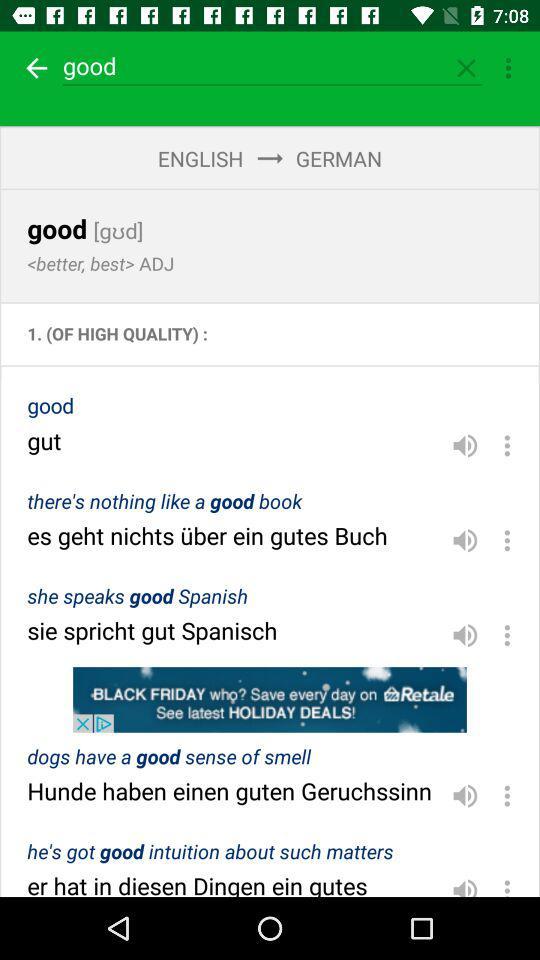 Image resolution: width=540 pixels, height=960 pixels. What do you see at coordinates (465, 796) in the screenshot?
I see `sound settings` at bounding box center [465, 796].